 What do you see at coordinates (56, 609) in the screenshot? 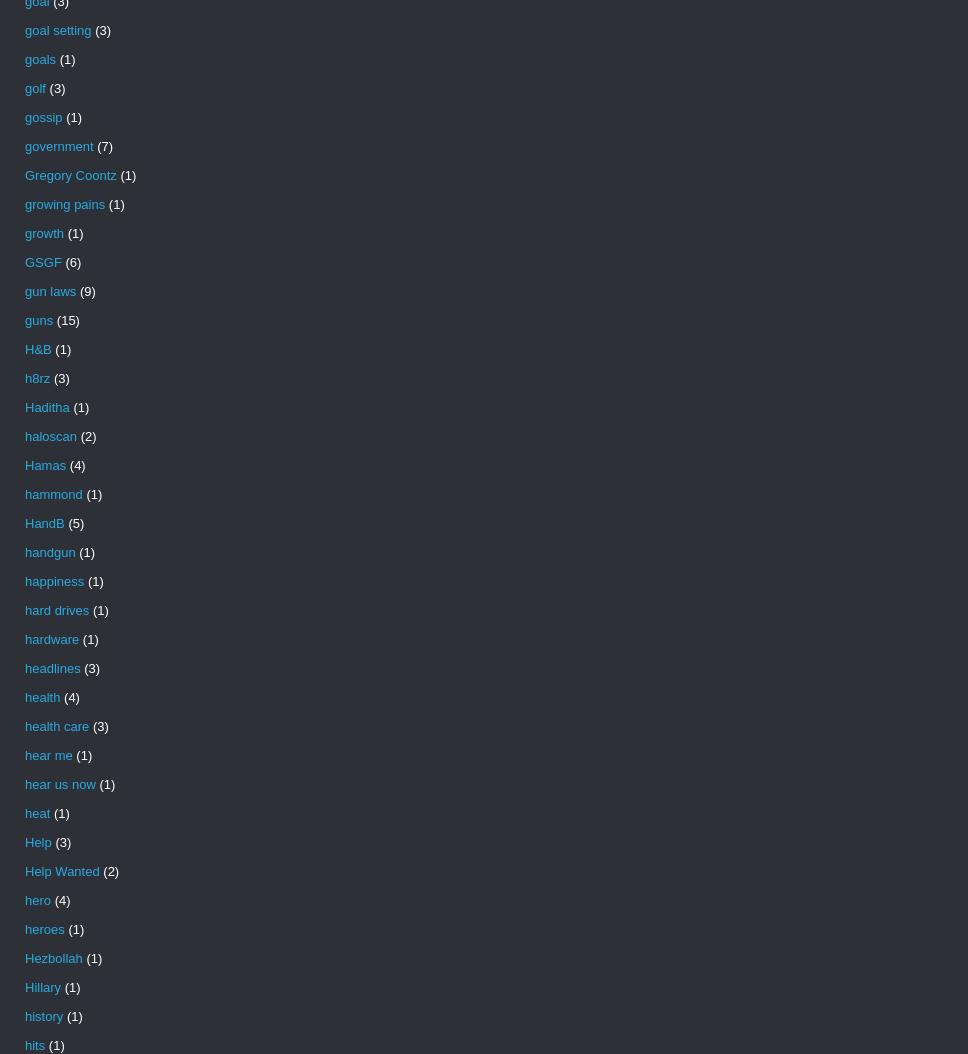
I see `'hard drives'` at bounding box center [56, 609].